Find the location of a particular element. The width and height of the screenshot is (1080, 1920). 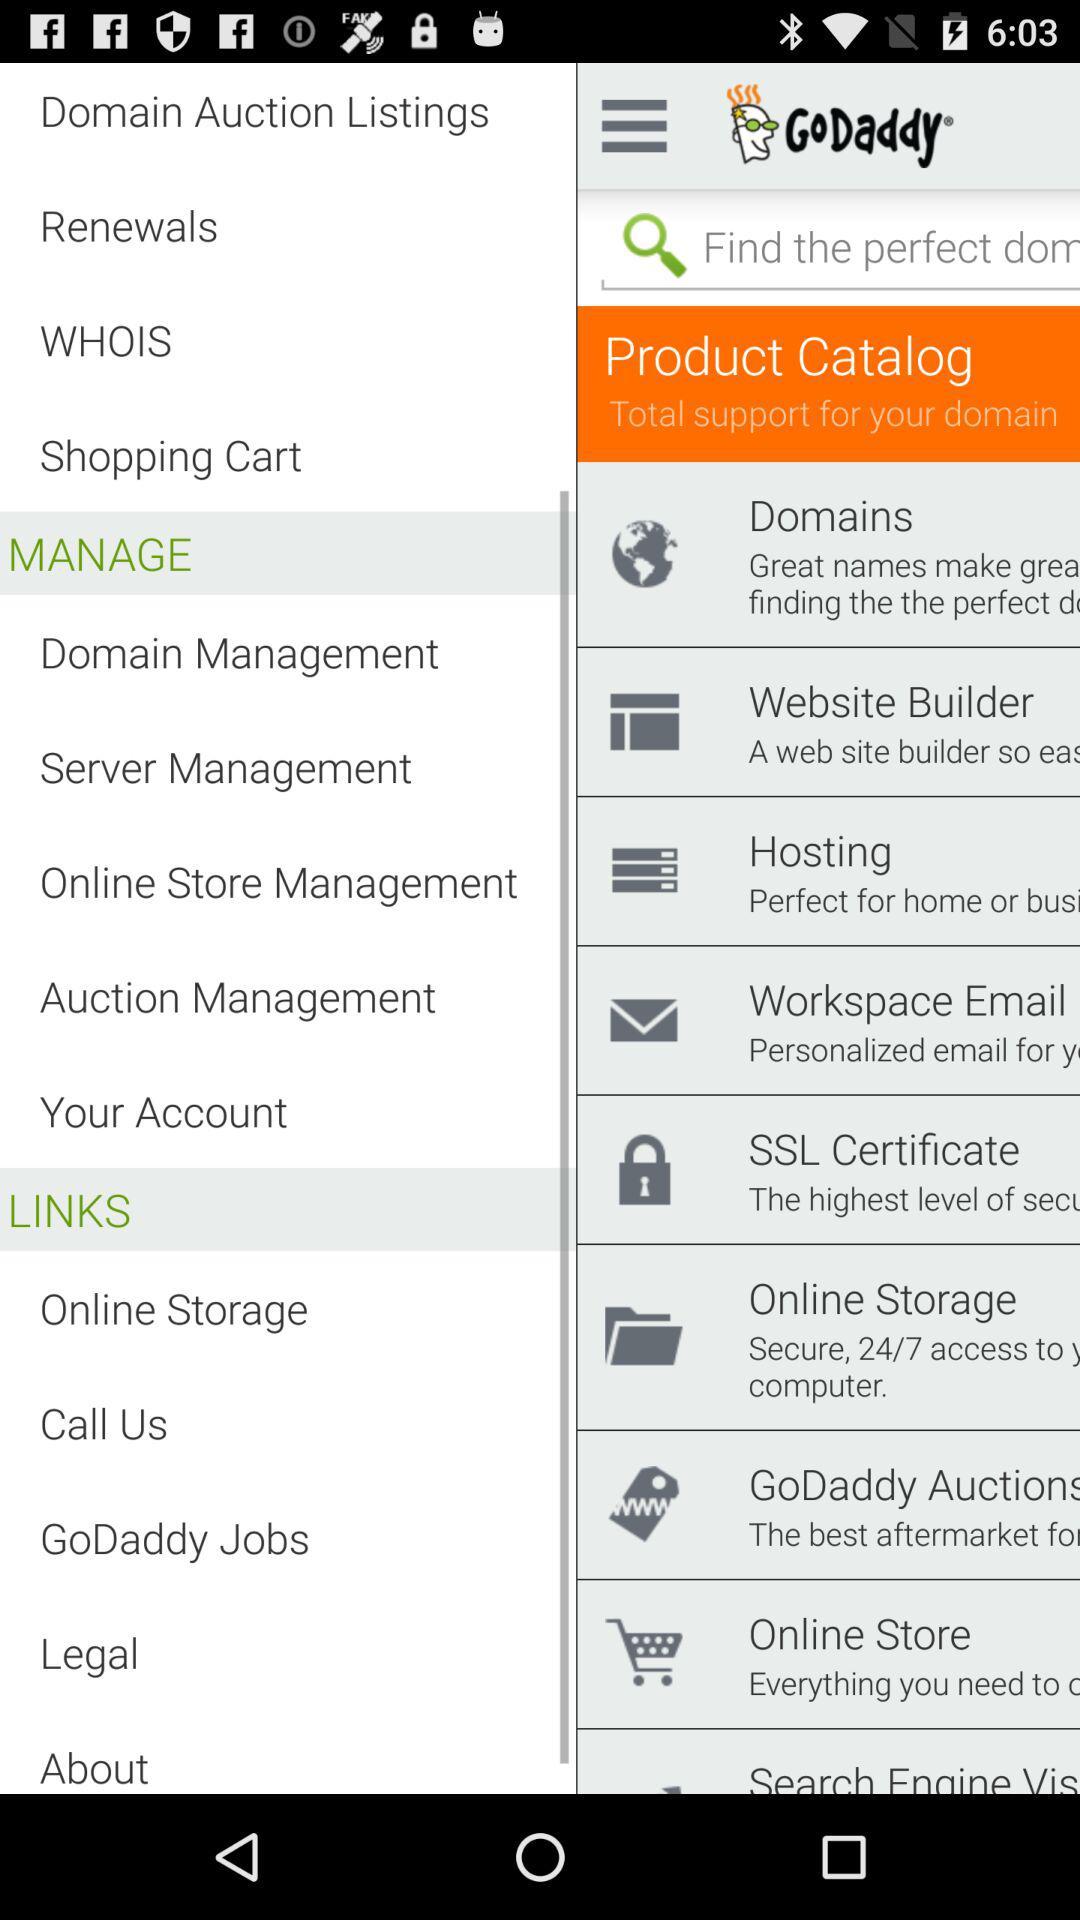

search bar is located at coordinates (835, 246).